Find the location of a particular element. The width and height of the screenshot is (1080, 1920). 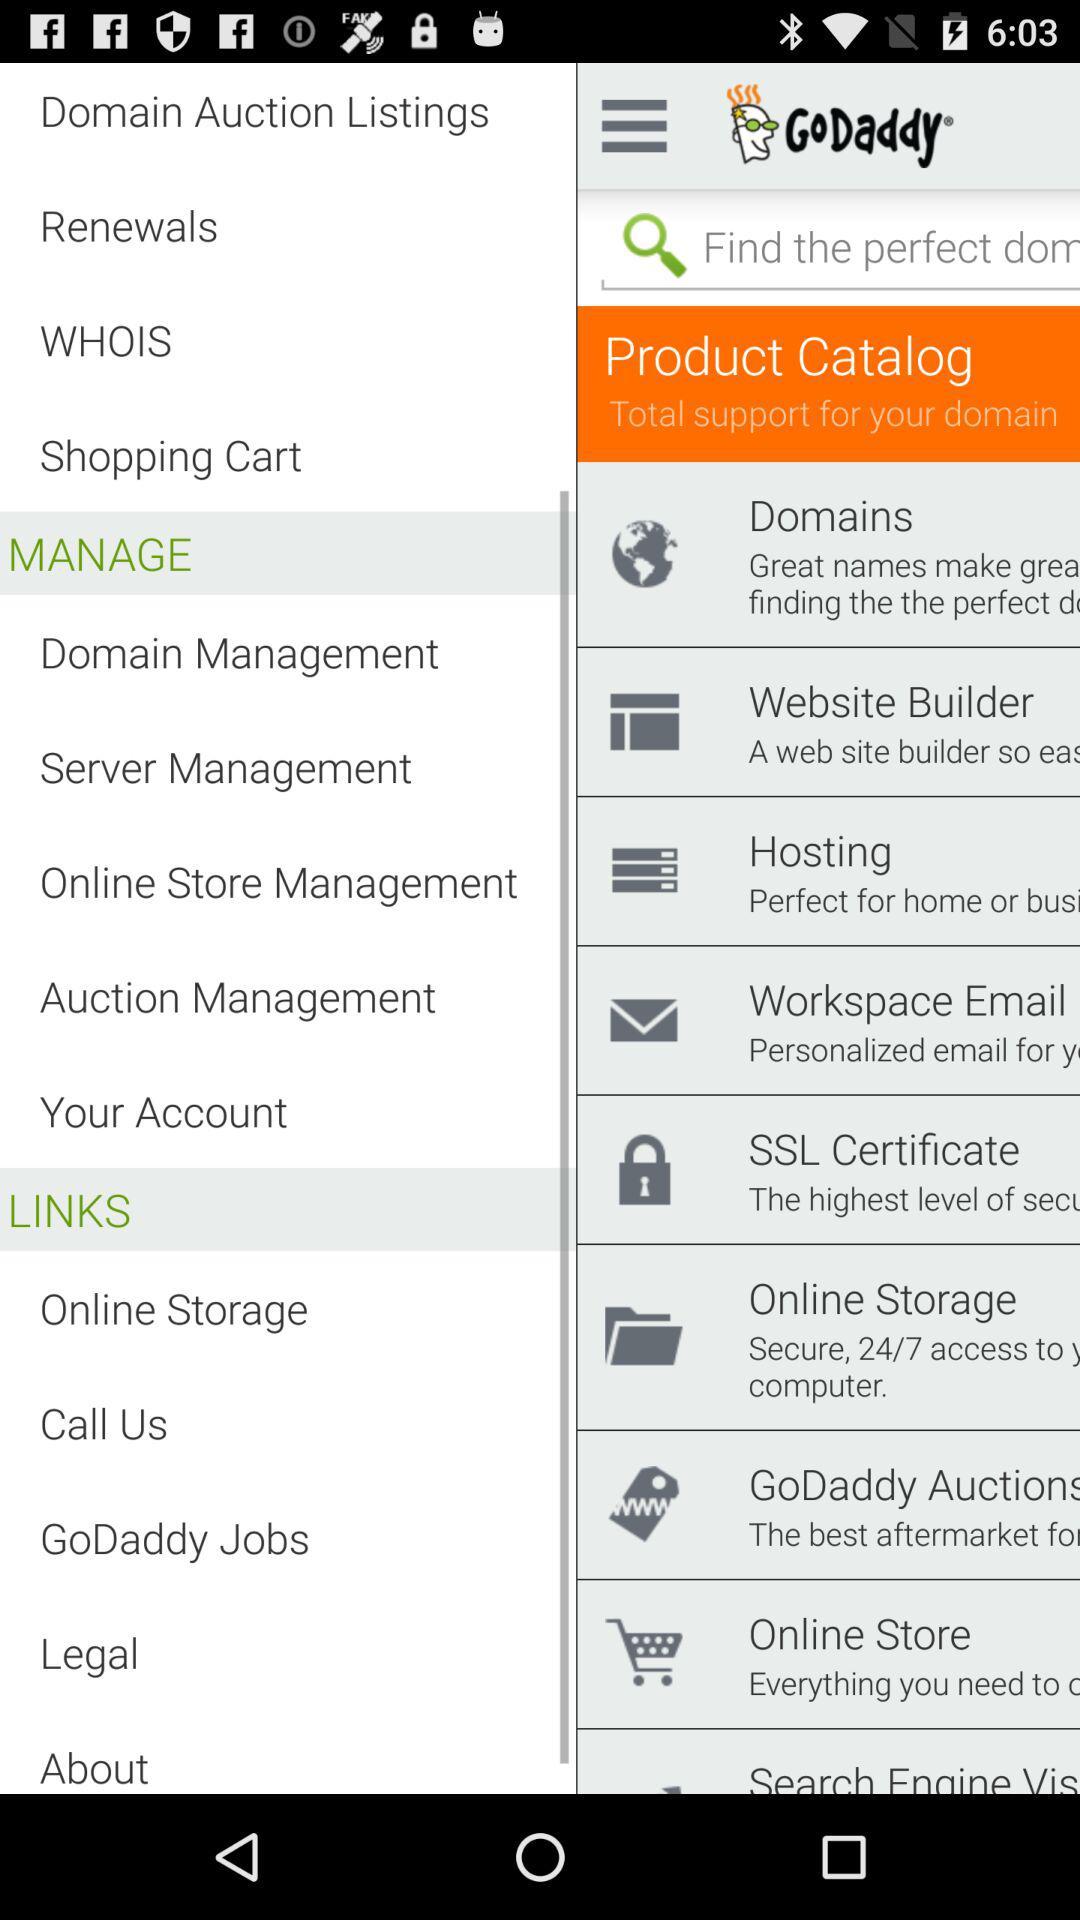

search bar is located at coordinates (835, 246).